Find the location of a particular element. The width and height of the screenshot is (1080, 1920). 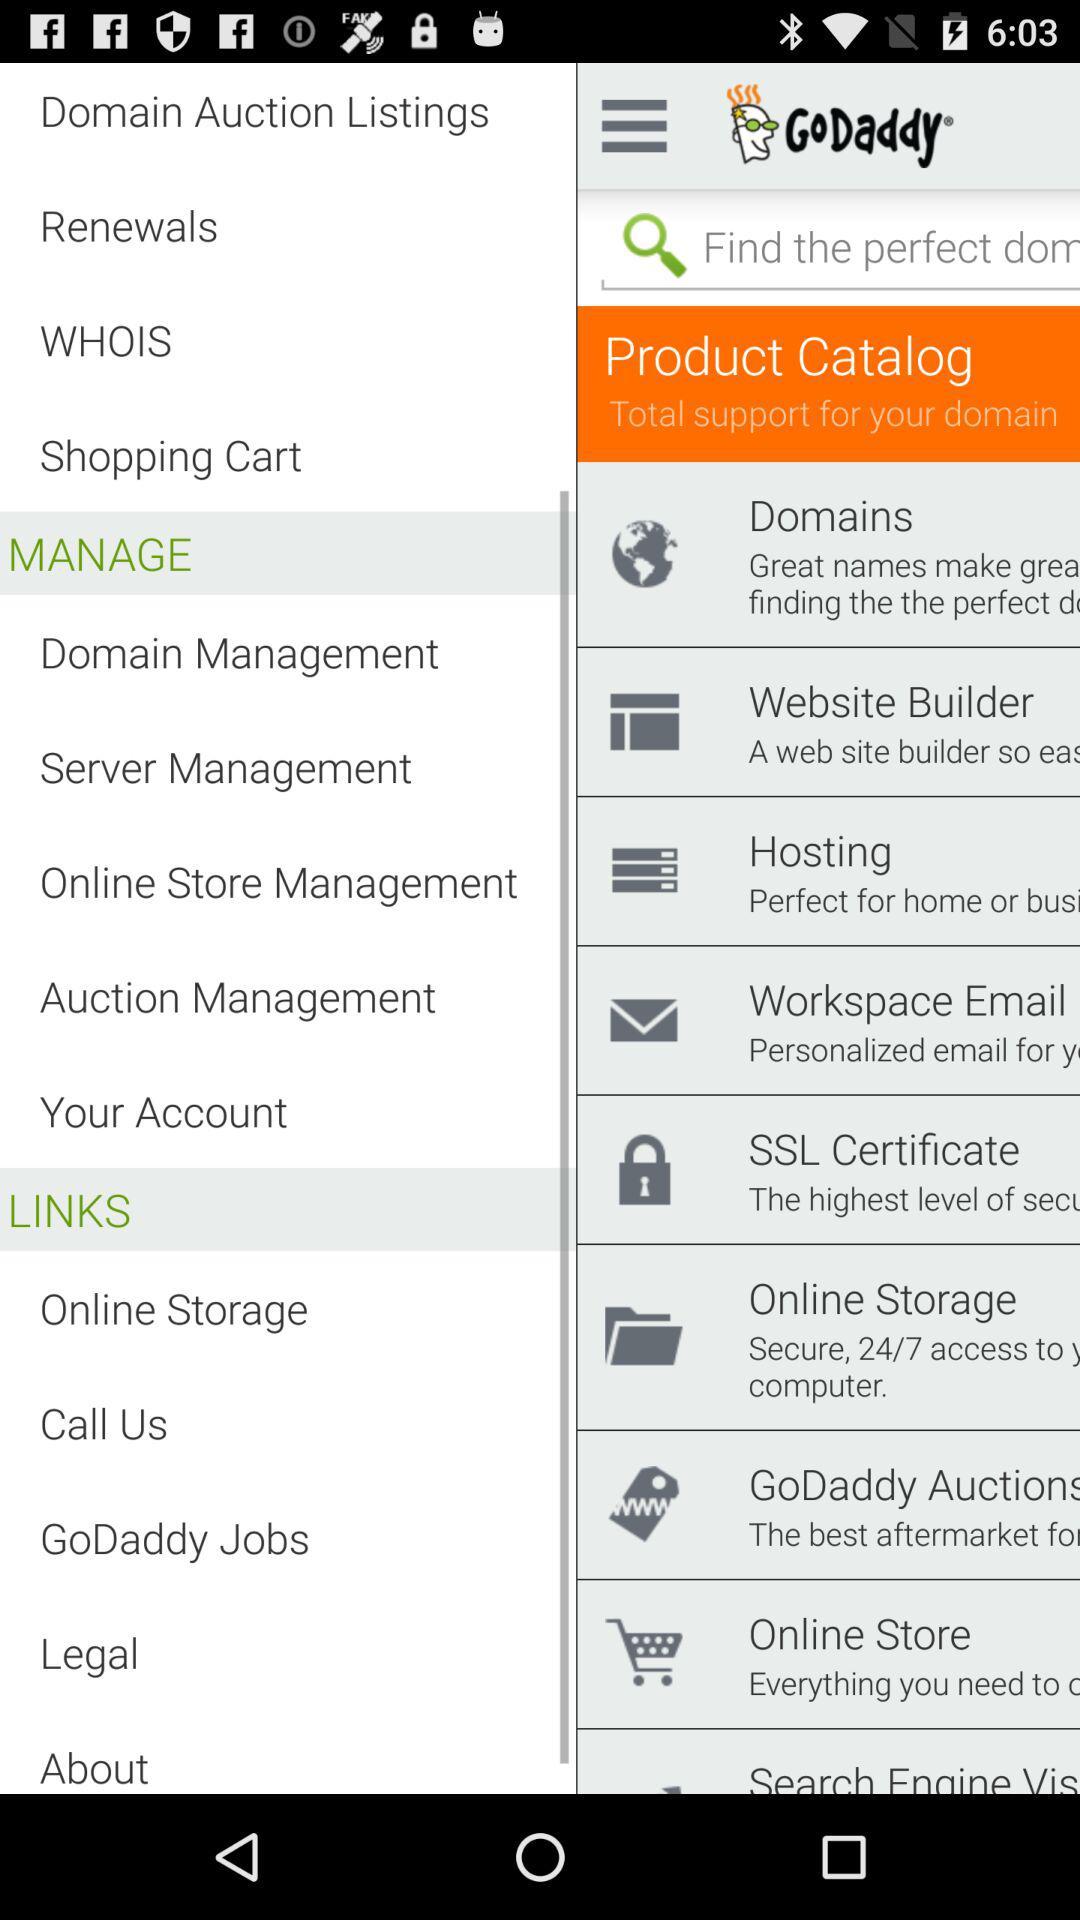

search bar is located at coordinates (835, 246).